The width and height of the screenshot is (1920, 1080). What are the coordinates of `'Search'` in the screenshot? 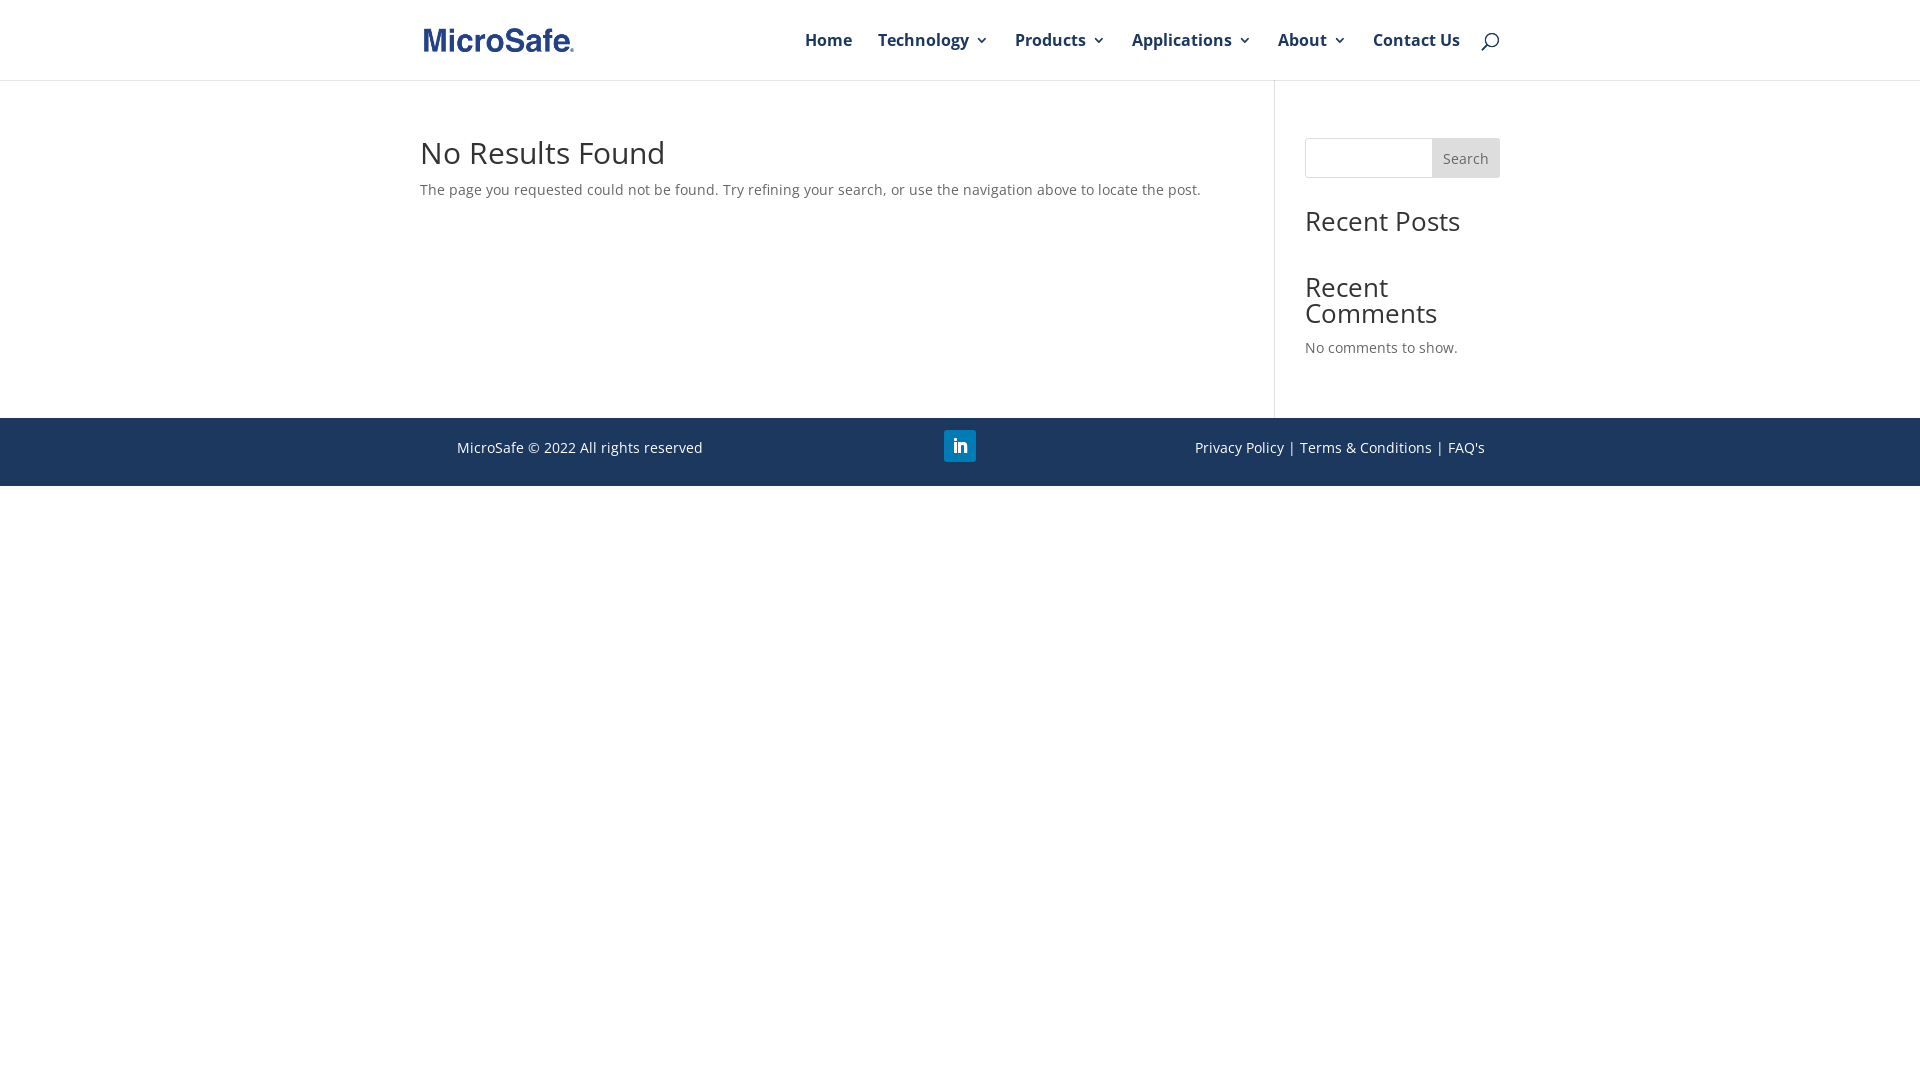 It's located at (1465, 157).